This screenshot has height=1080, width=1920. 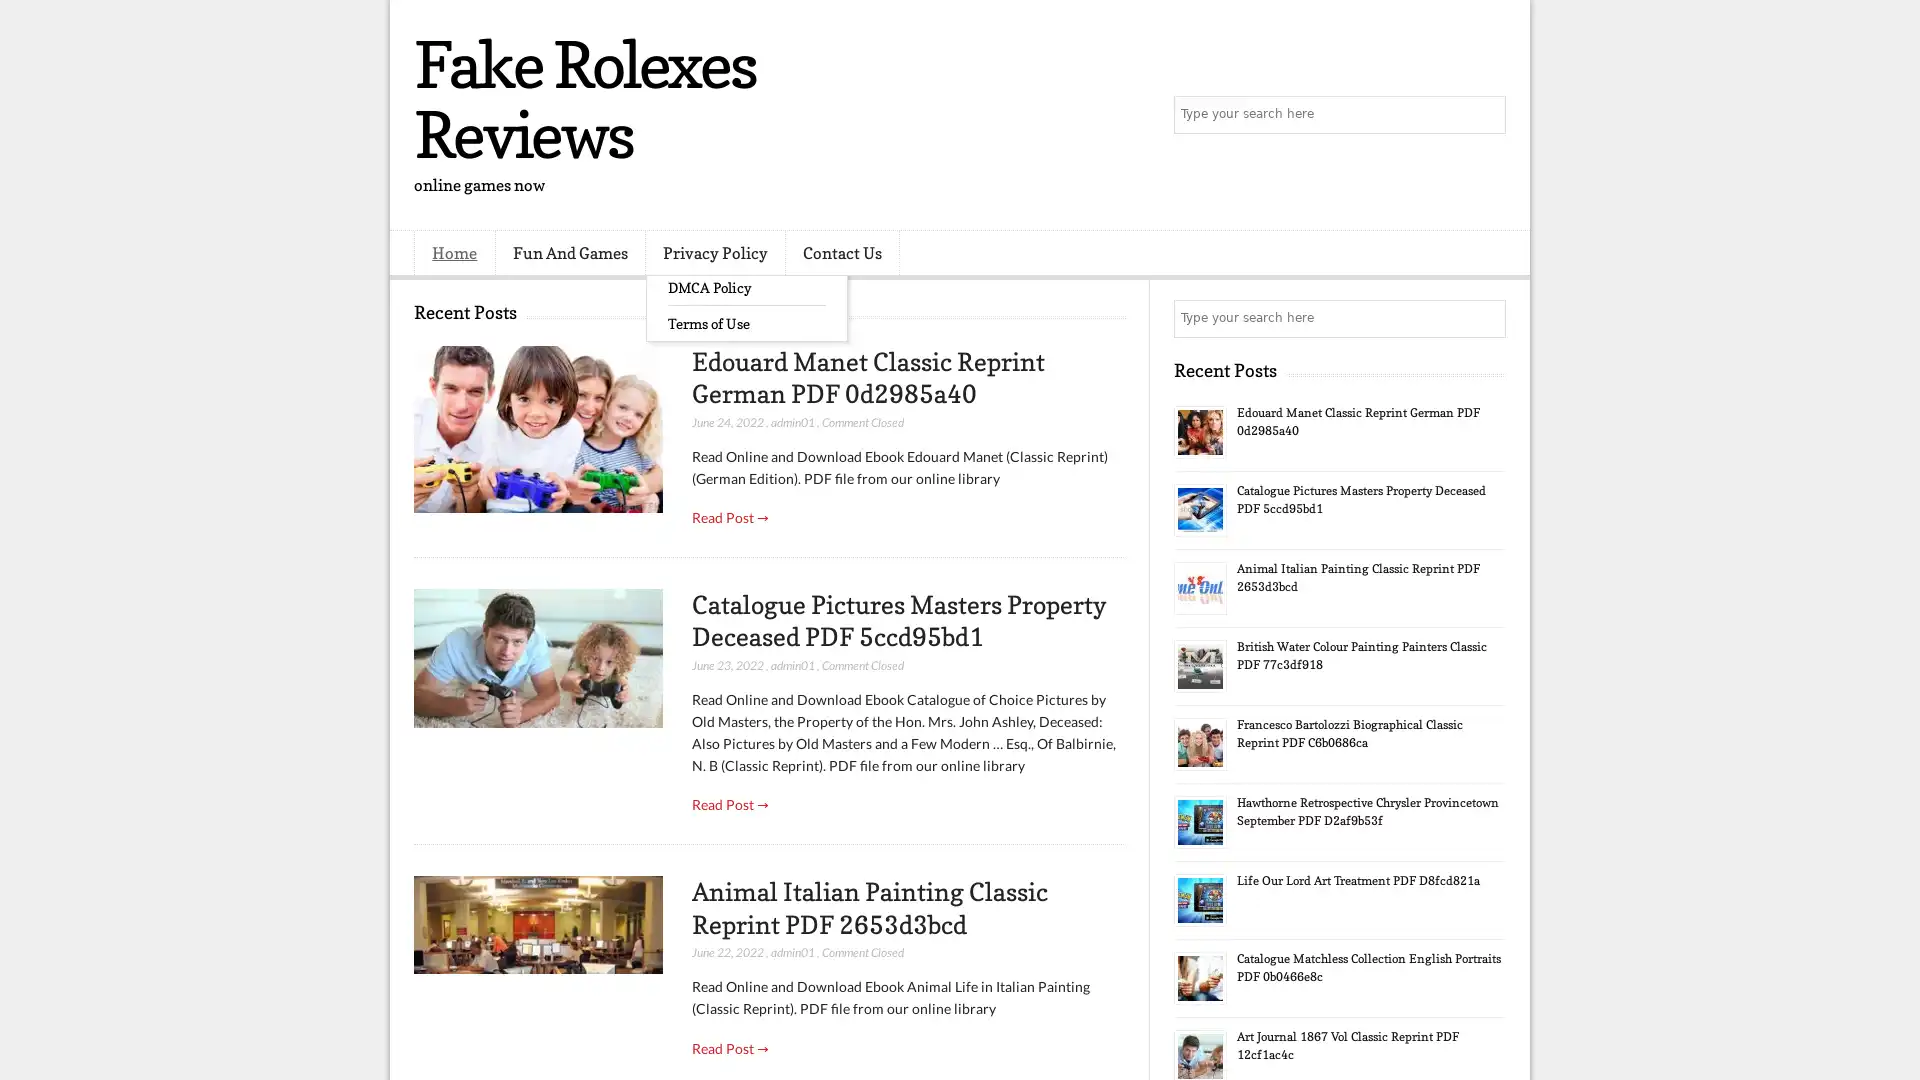 I want to click on Search, so click(x=1485, y=115).